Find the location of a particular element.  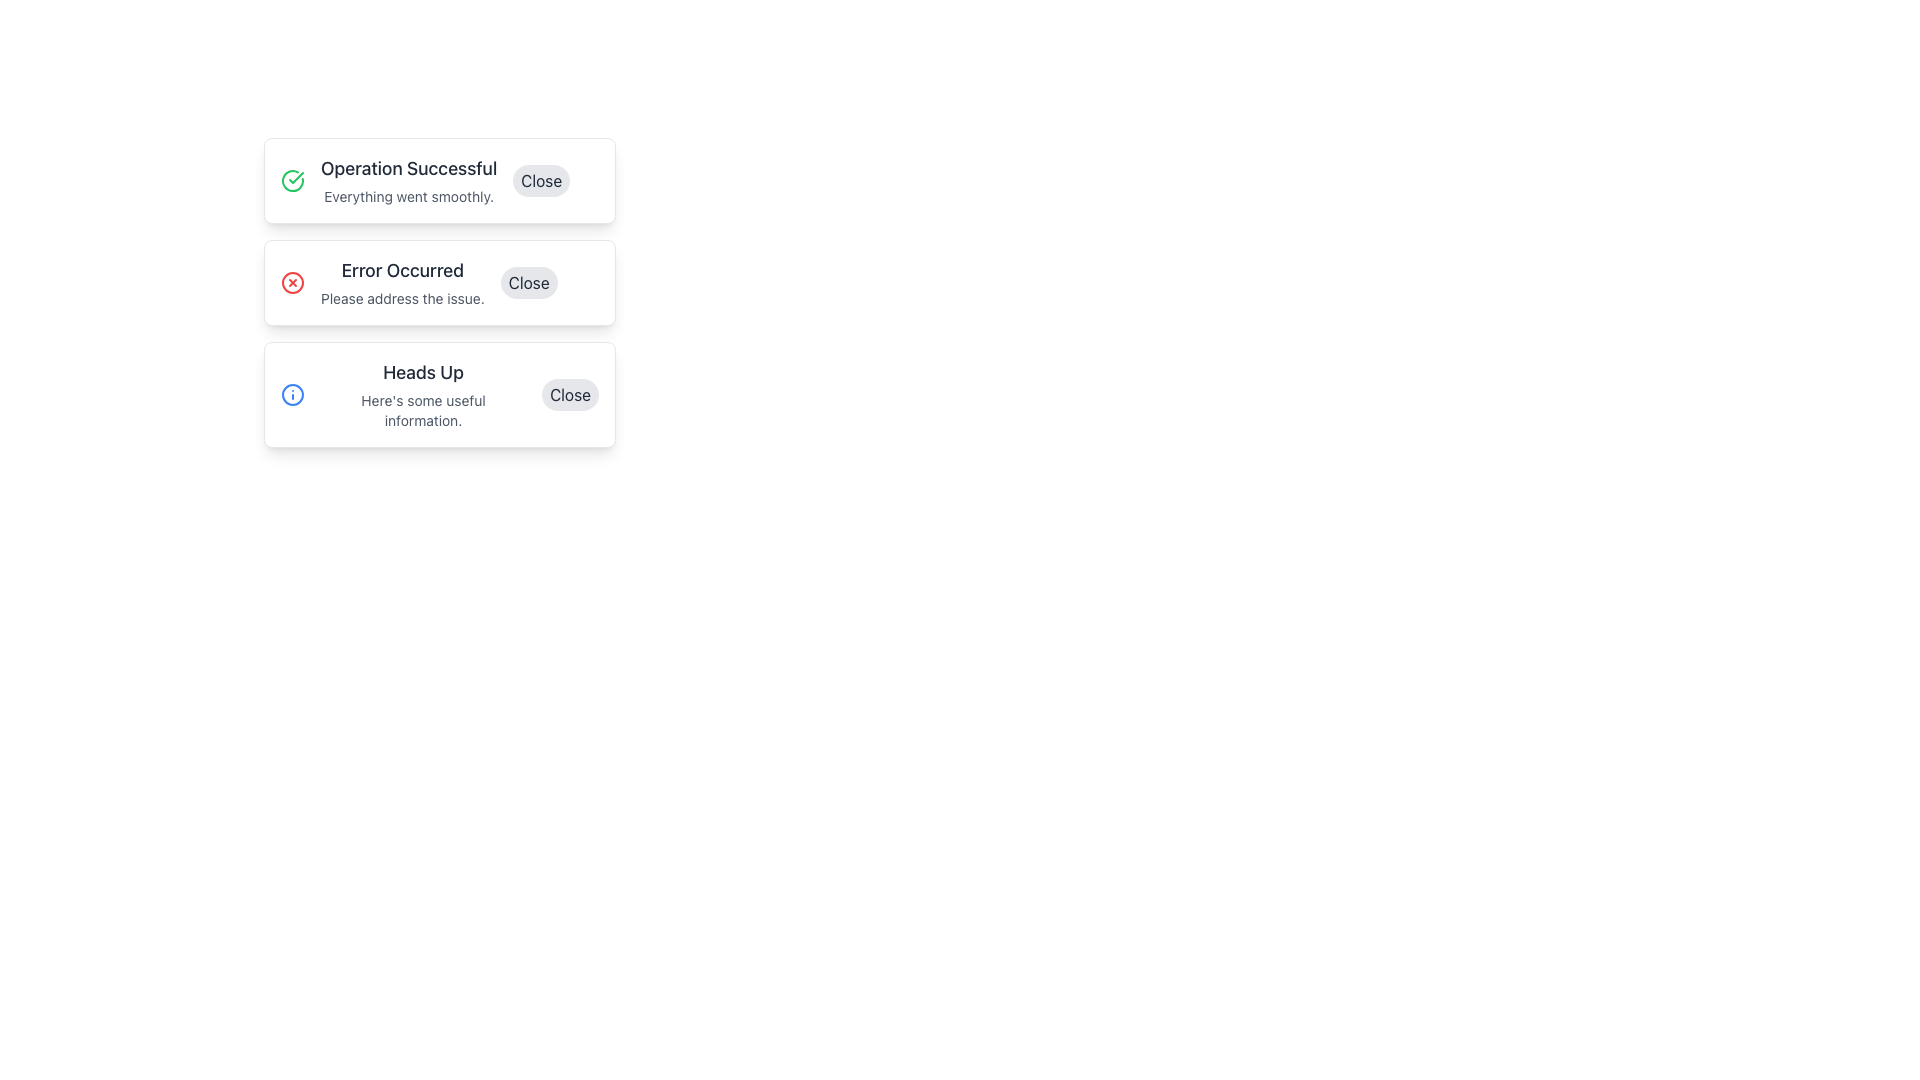

the header or title text element located in the third section of the vertically stacked list of notifications, positioned above a smaller text and below a section with similar formatting is located at coordinates (422, 373).